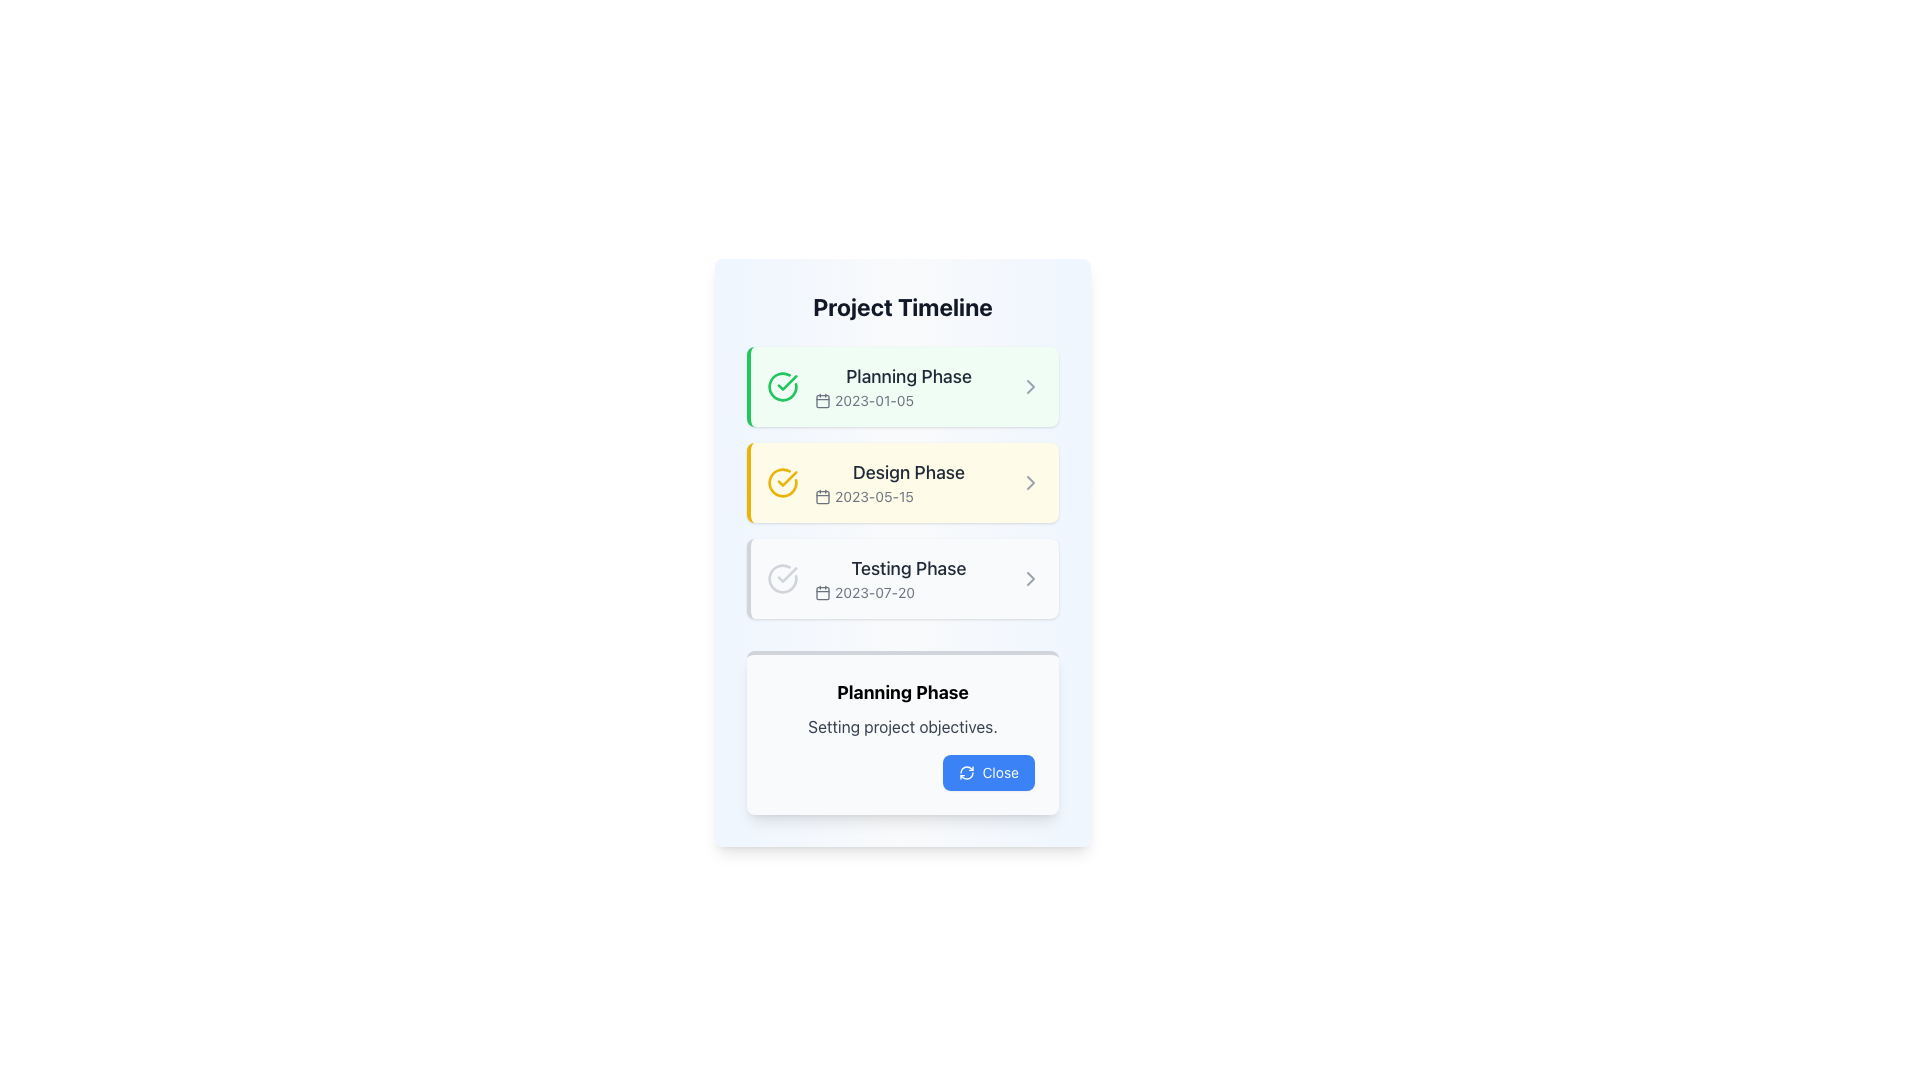  Describe the element at coordinates (1031, 386) in the screenshot. I see `the rightward chevron icon in the 'Planning Phase' group` at that location.